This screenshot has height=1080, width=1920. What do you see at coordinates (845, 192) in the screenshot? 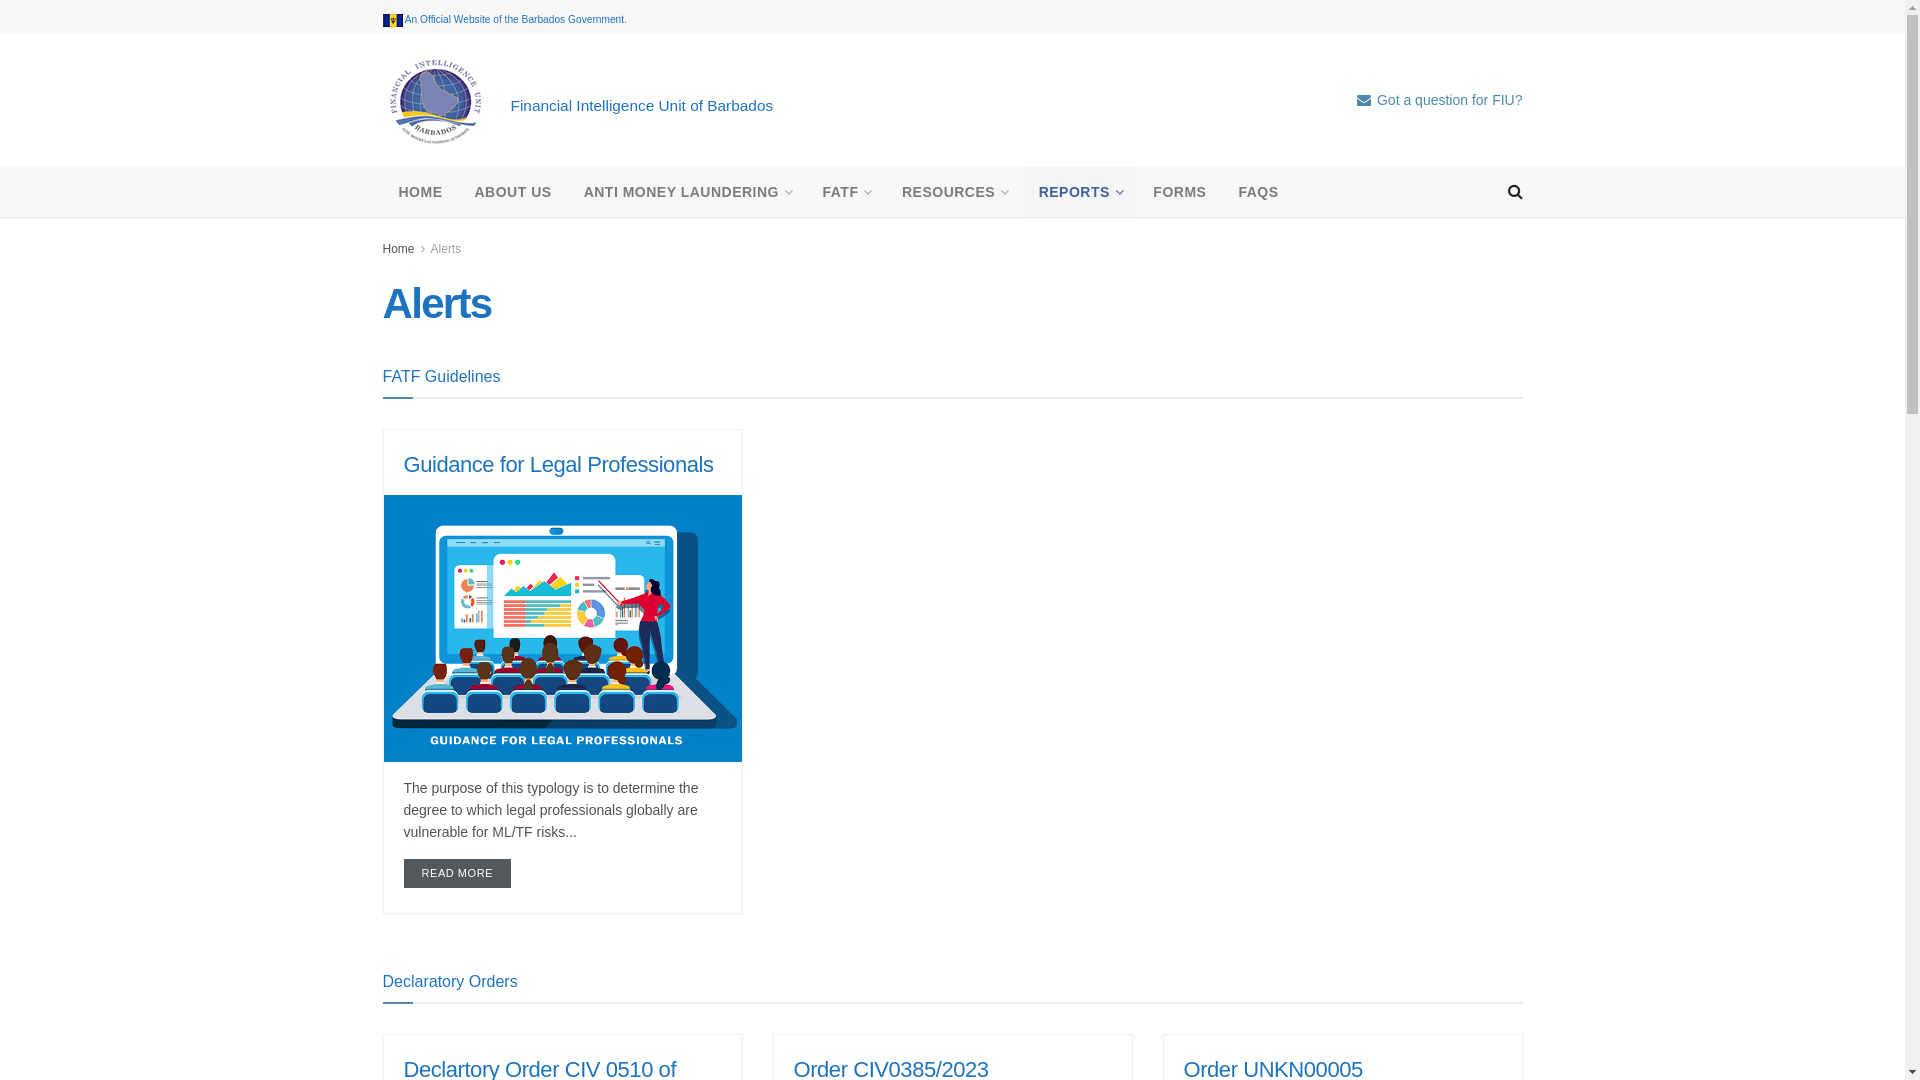
I see `'FATF'` at bounding box center [845, 192].